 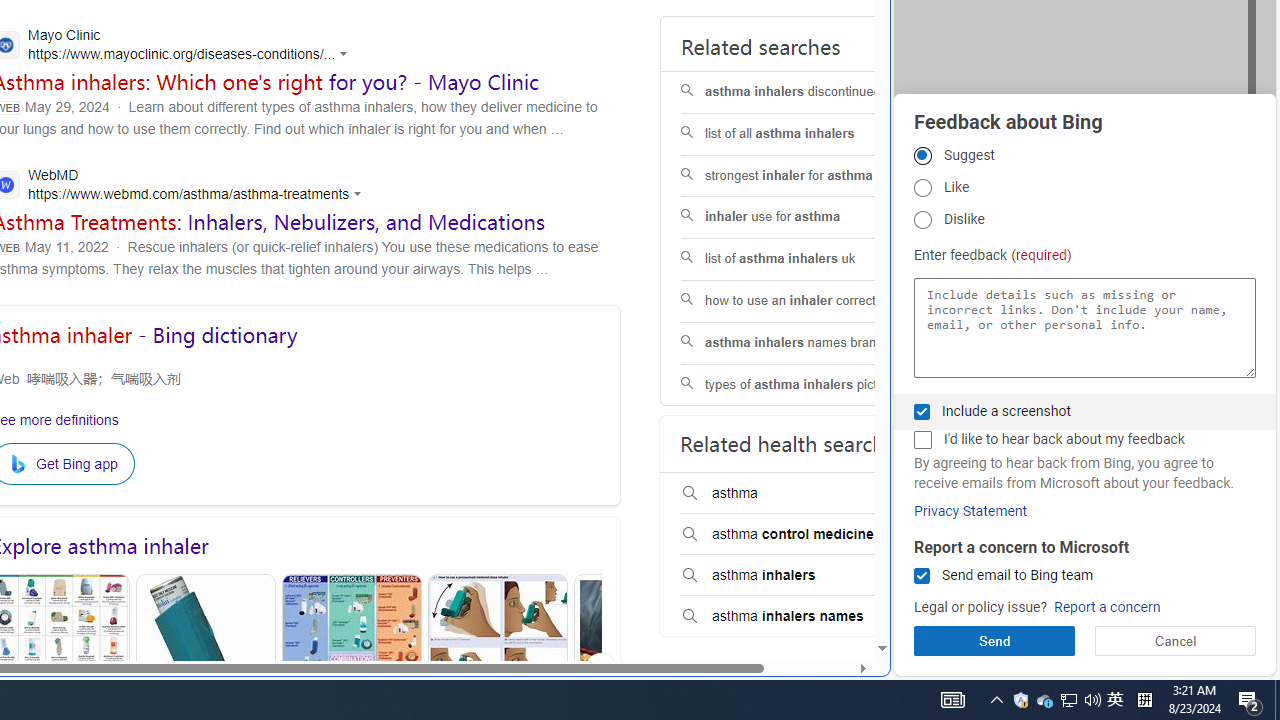 What do you see at coordinates (921, 154) in the screenshot?
I see `'Suggest'` at bounding box center [921, 154].